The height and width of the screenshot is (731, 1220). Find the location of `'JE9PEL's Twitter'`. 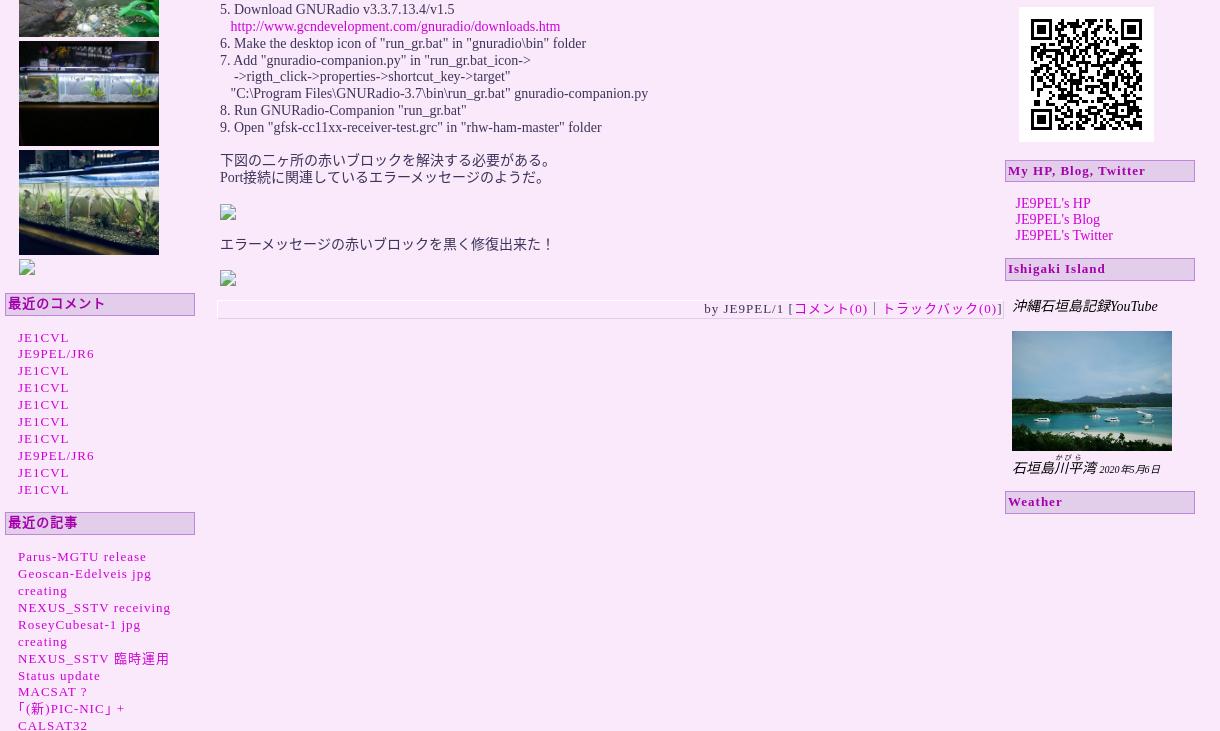

'JE9PEL's Twitter' is located at coordinates (1063, 235).